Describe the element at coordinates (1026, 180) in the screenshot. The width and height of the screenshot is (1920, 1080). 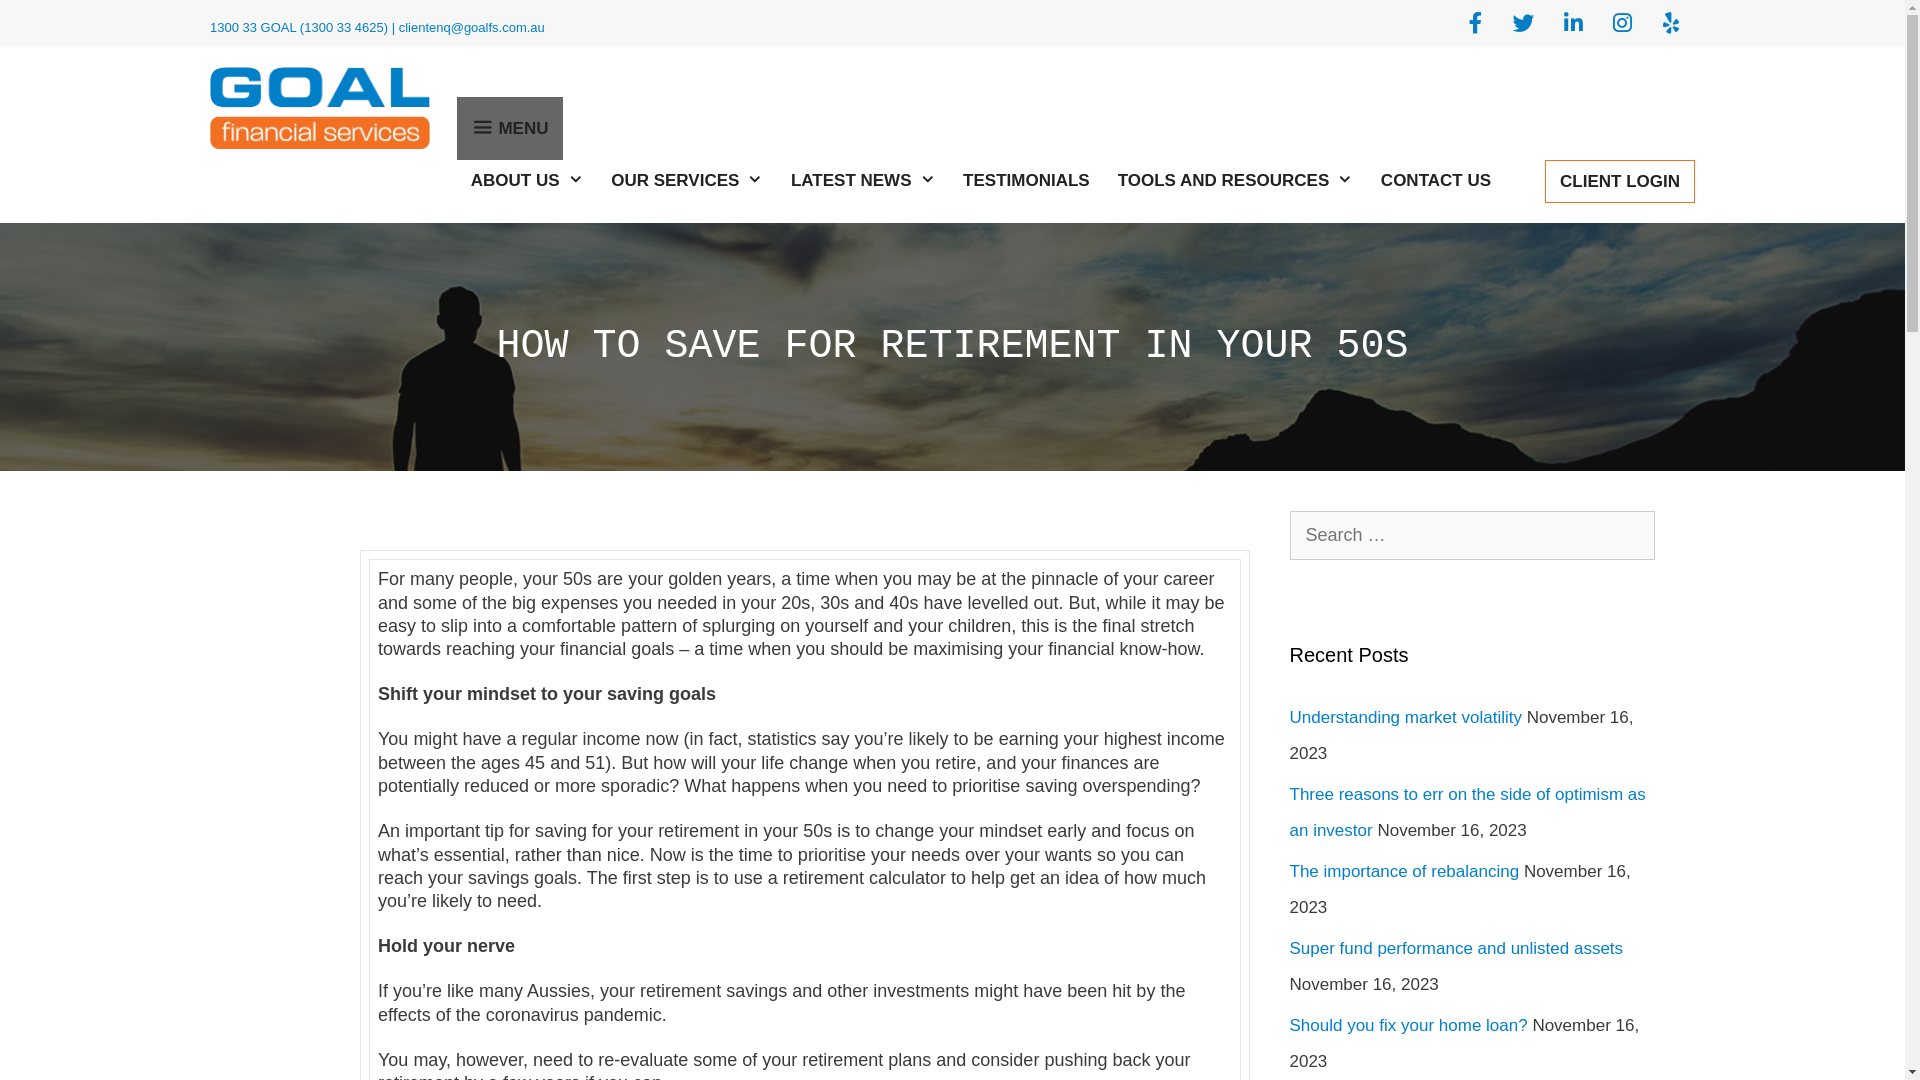
I see `'TESTIMONIALS'` at that location.